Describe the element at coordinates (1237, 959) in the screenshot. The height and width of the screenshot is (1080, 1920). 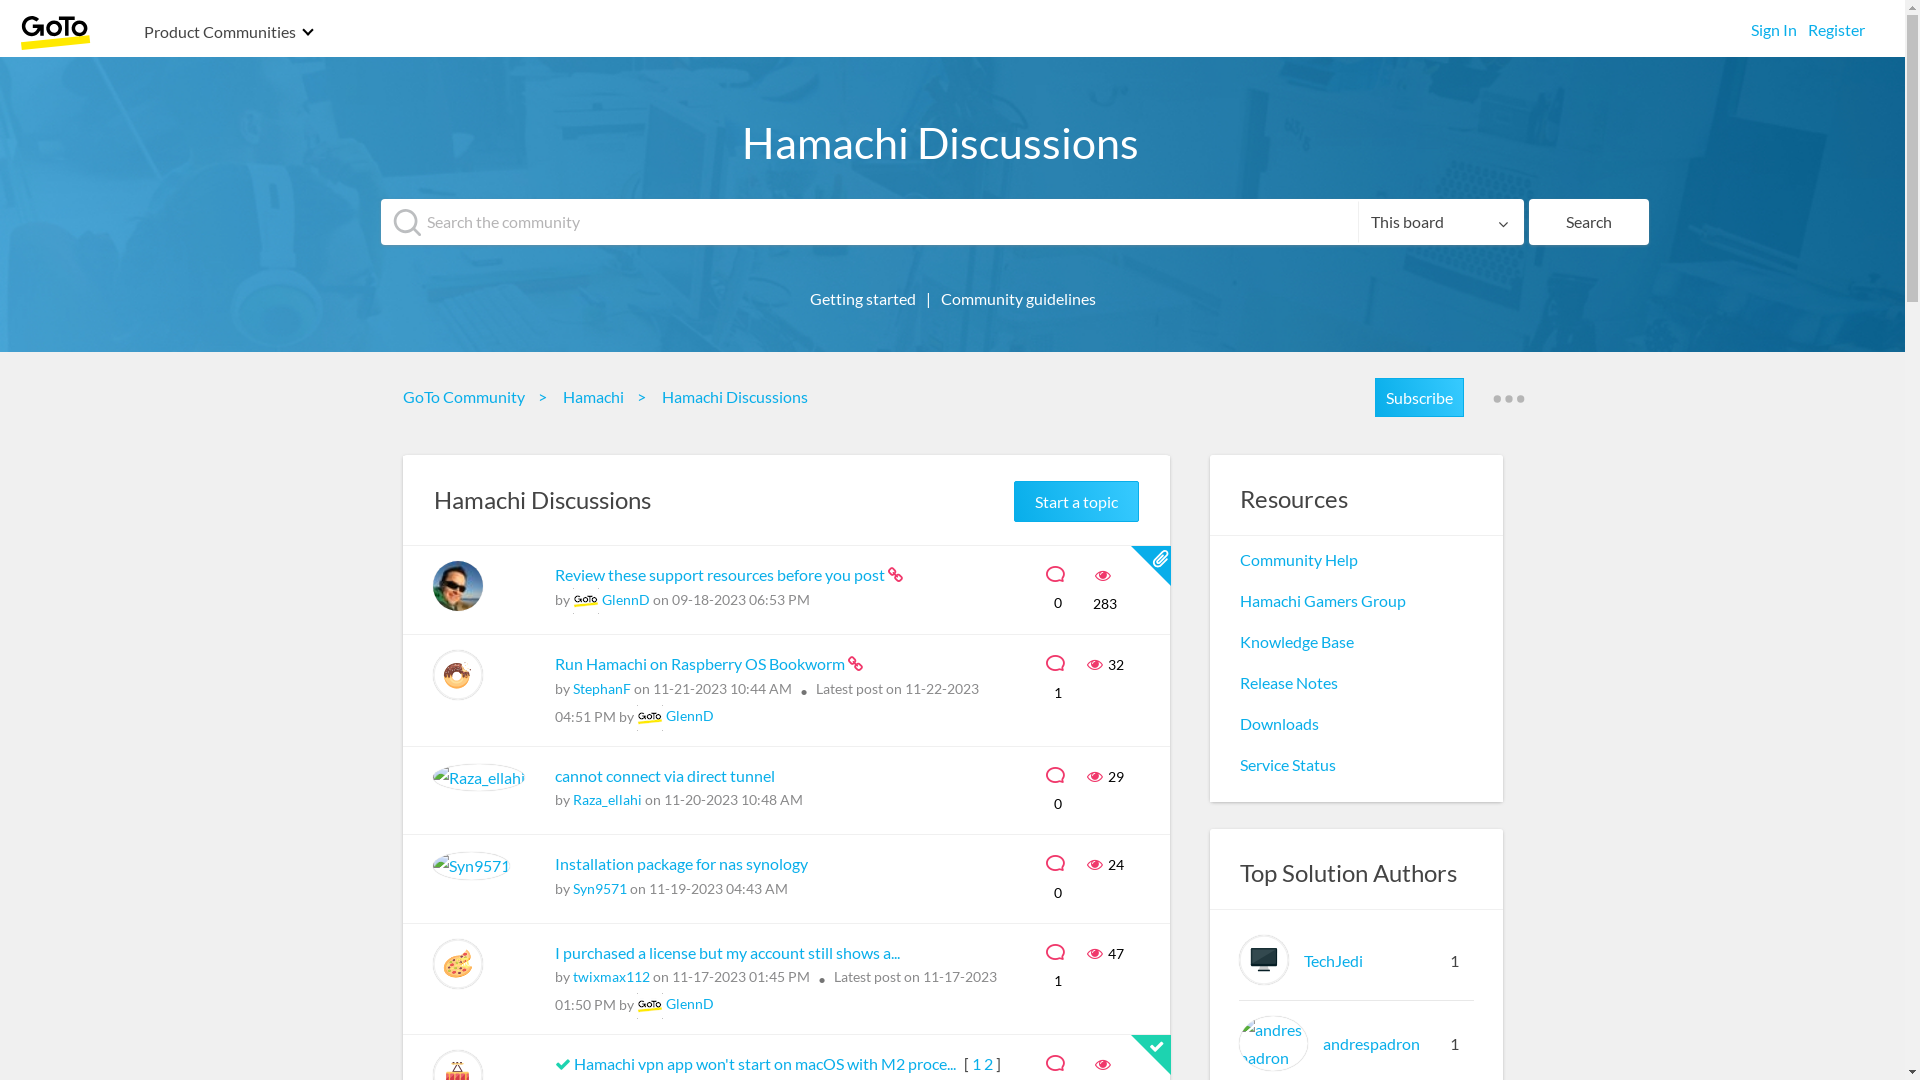
I see `'TechJedi'` at that location.